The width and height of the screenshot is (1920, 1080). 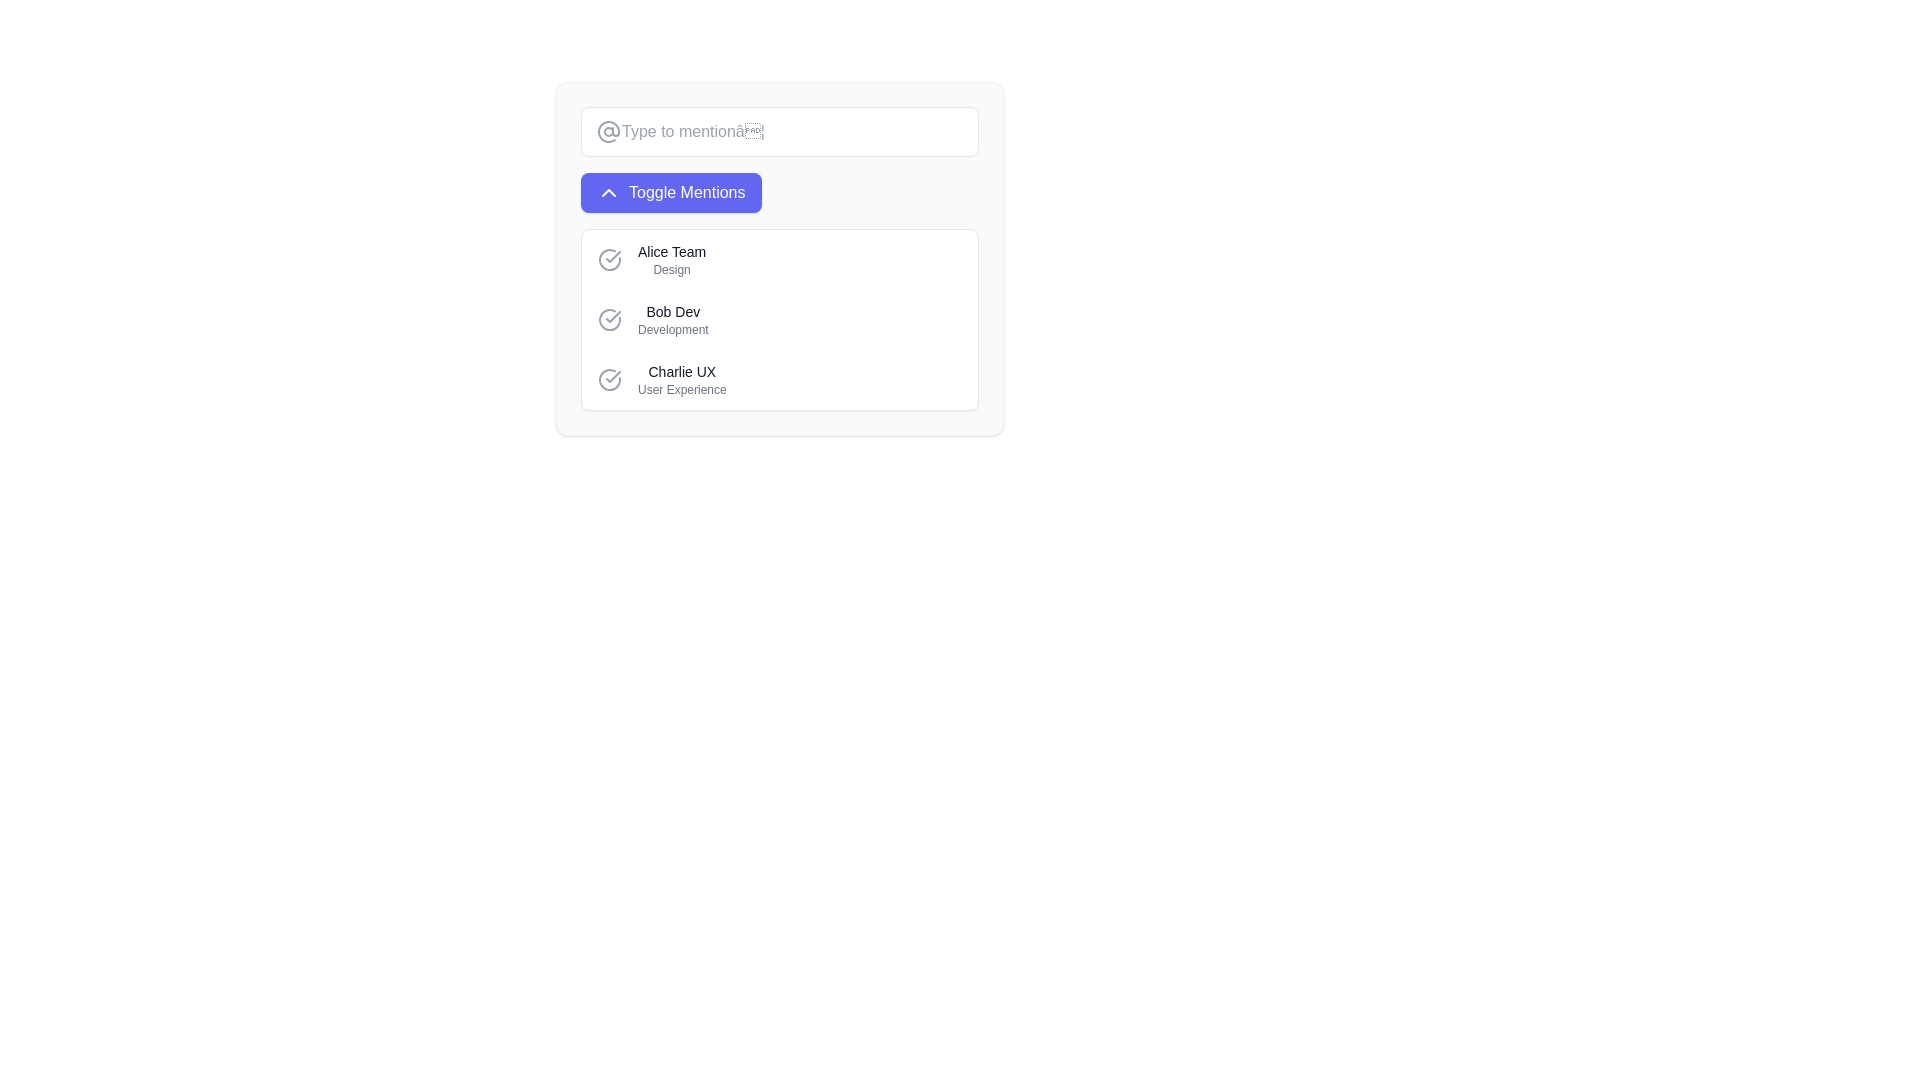 I want to click on the text label displaying 'Bob Dev', so click(x=673, y=312).